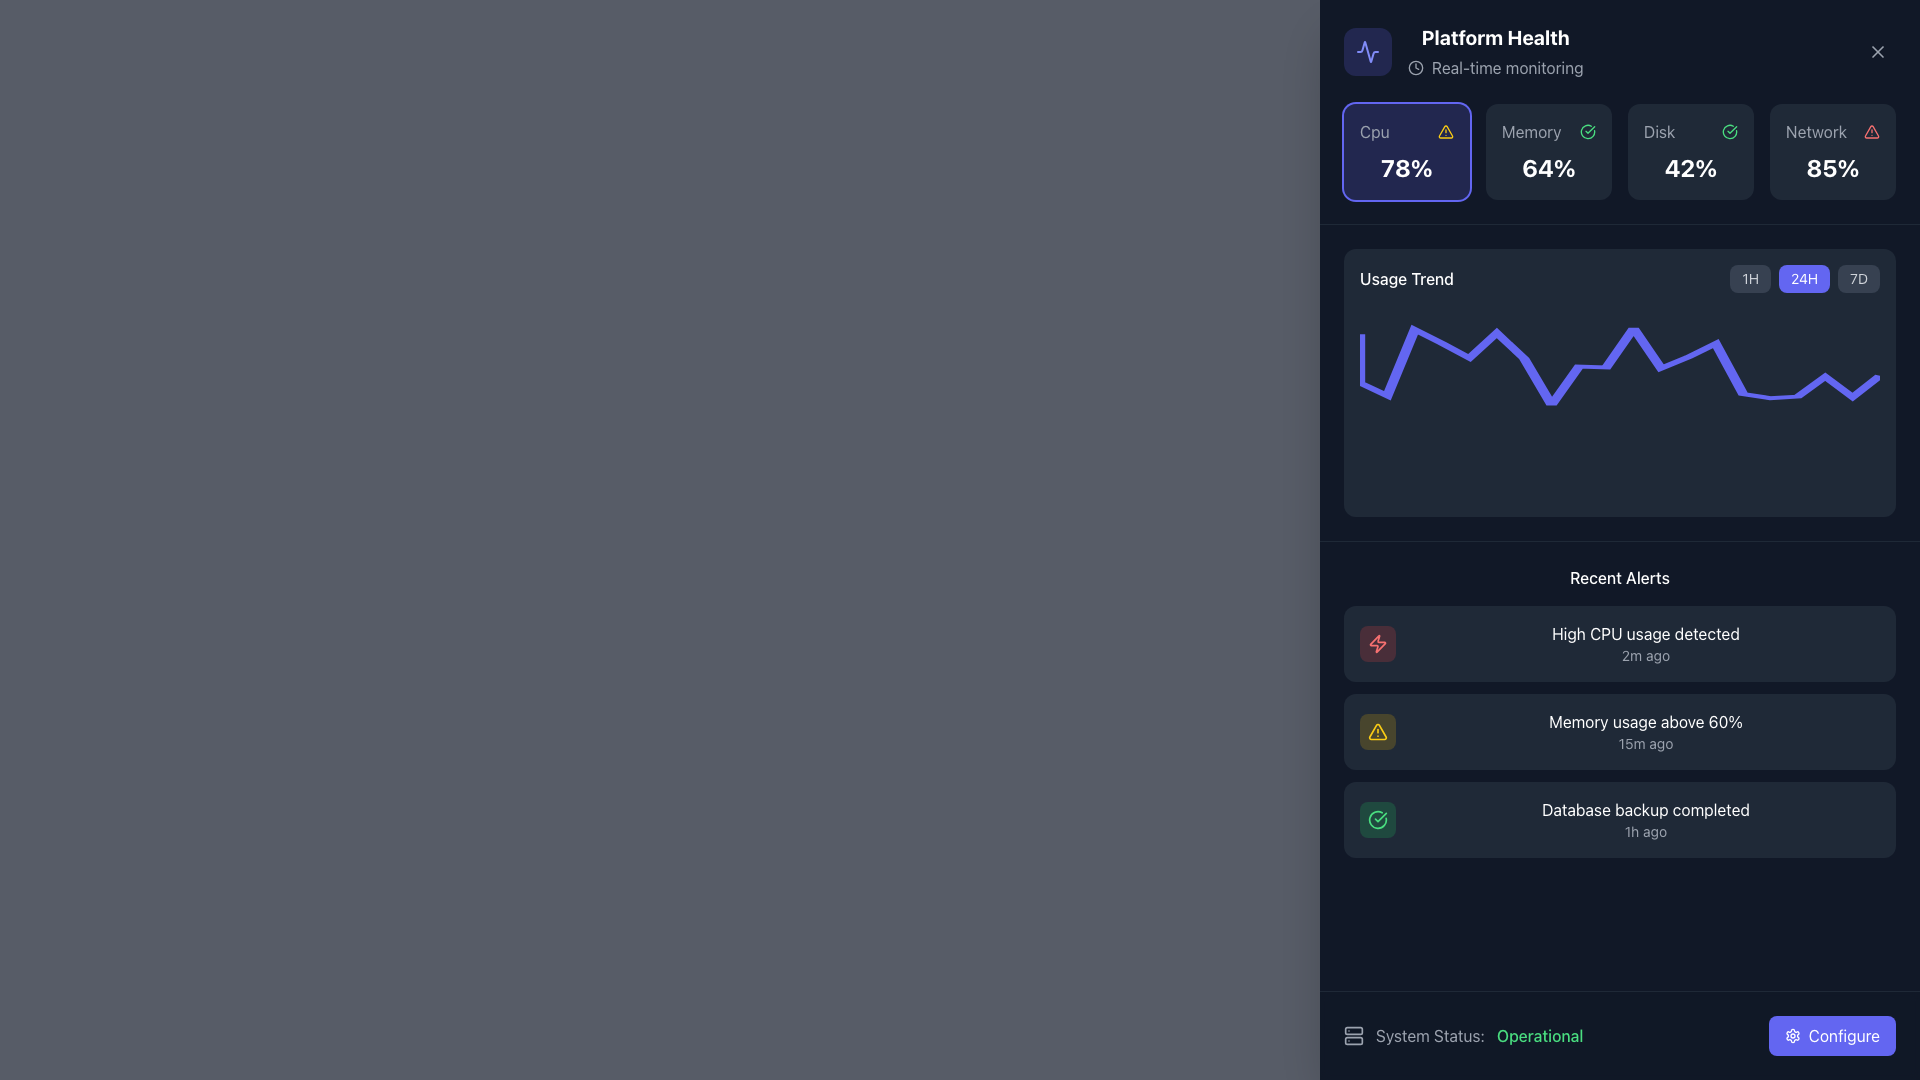 The height and width of the screenshot is (1080, 1920). Describe the element at coordinates (1728, 131) in the screenshot. I see `the status icon representing the 'Disk' category, which is located to the right of the text label 'disk' within a horizontally-aligned layout group` at that location.